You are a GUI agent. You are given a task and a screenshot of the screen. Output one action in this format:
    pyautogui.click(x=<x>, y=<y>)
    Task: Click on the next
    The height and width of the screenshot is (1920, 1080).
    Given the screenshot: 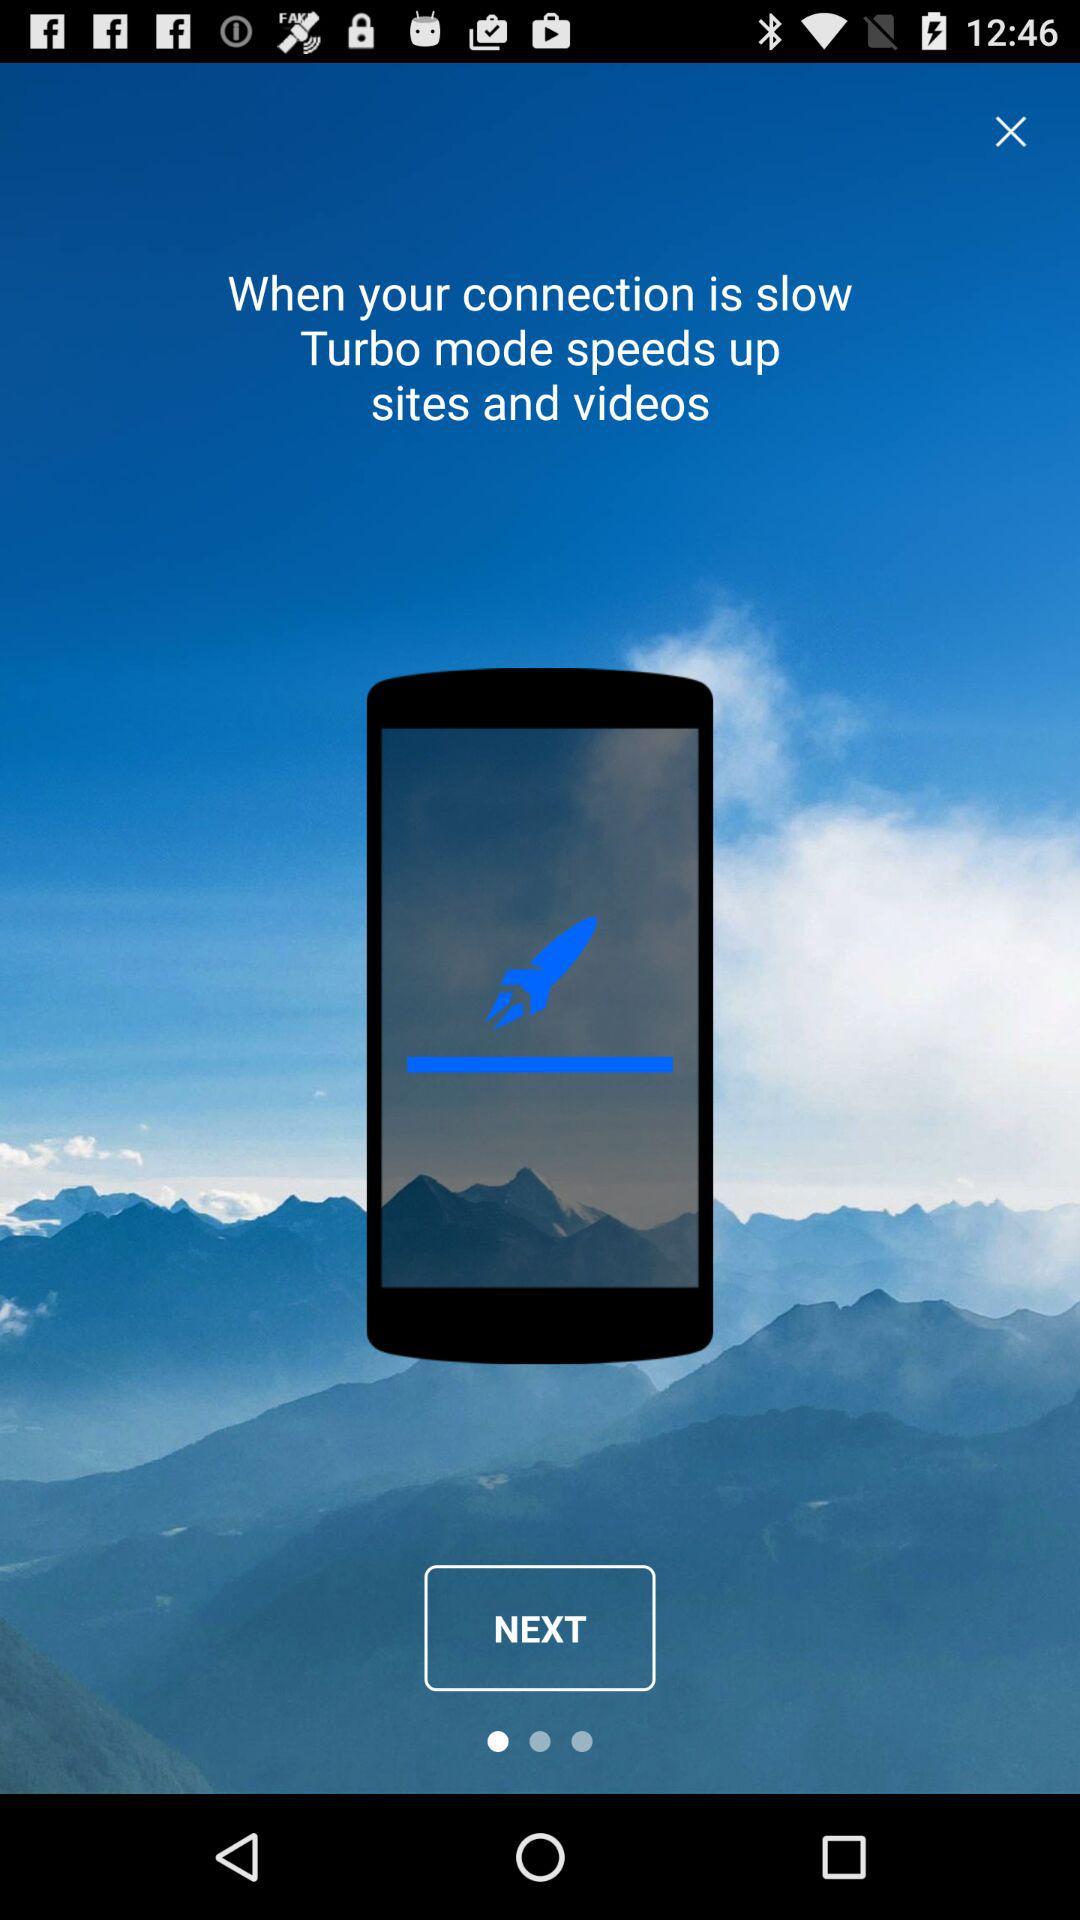 What is the action you would take?
    pyautogui.click(x=540, y=1628)
    